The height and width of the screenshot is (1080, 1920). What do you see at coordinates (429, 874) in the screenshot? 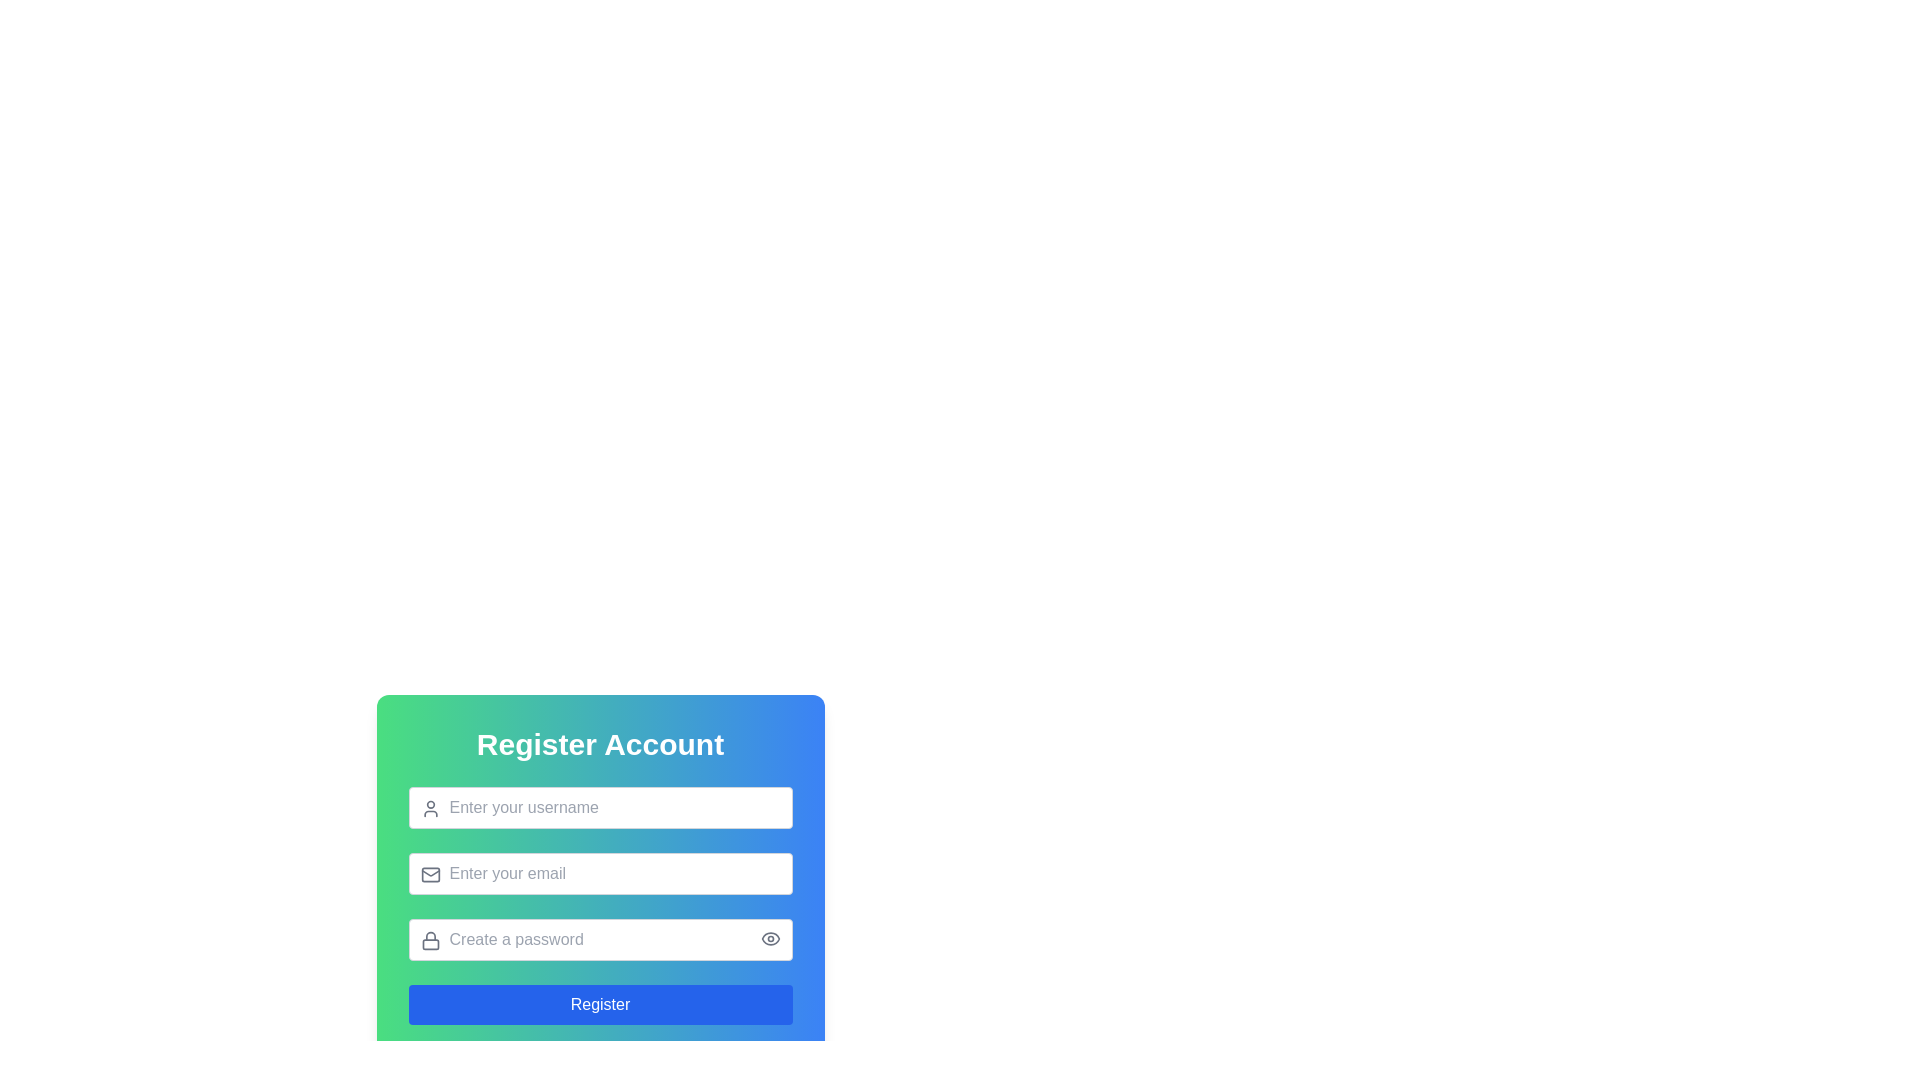
I see `the email input field icon located inside the second input field of the 'Register Account' form, which indicates users should enter an email address` at bounding box center [429, 874].